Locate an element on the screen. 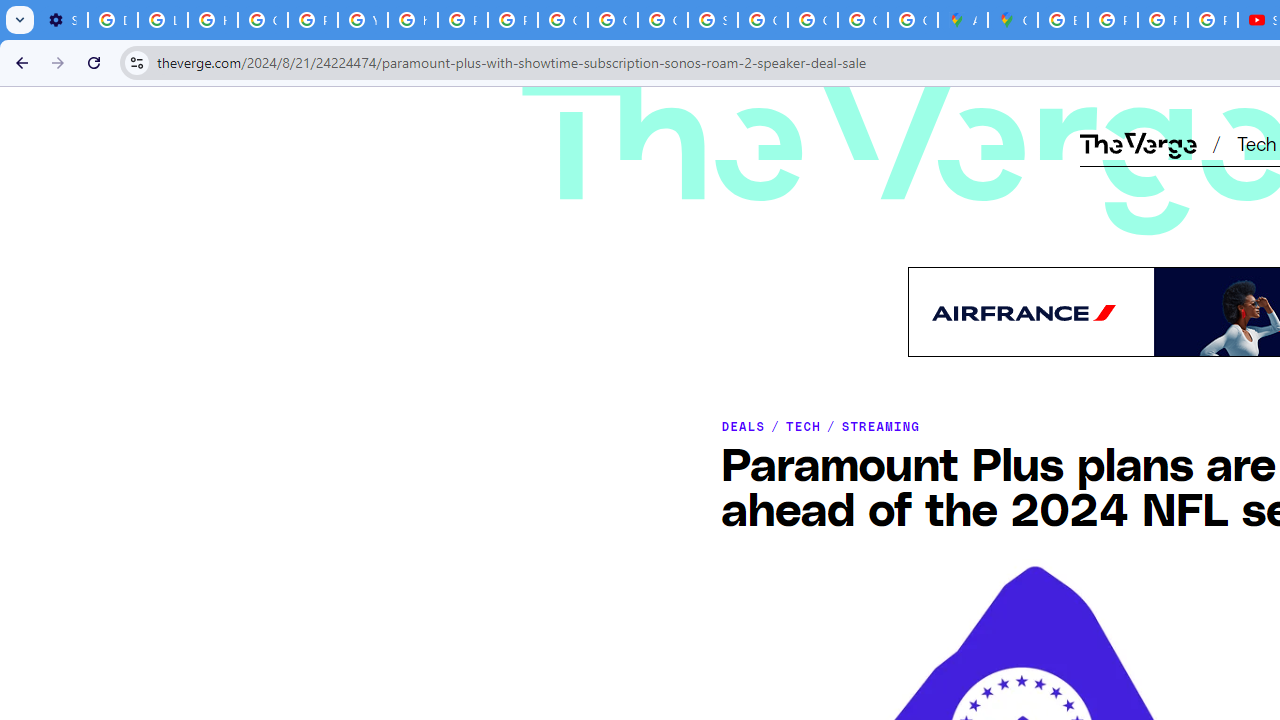 This screenshot has height=720, width=1280. 'Google Maps' is located at coordinates (1013, 20).